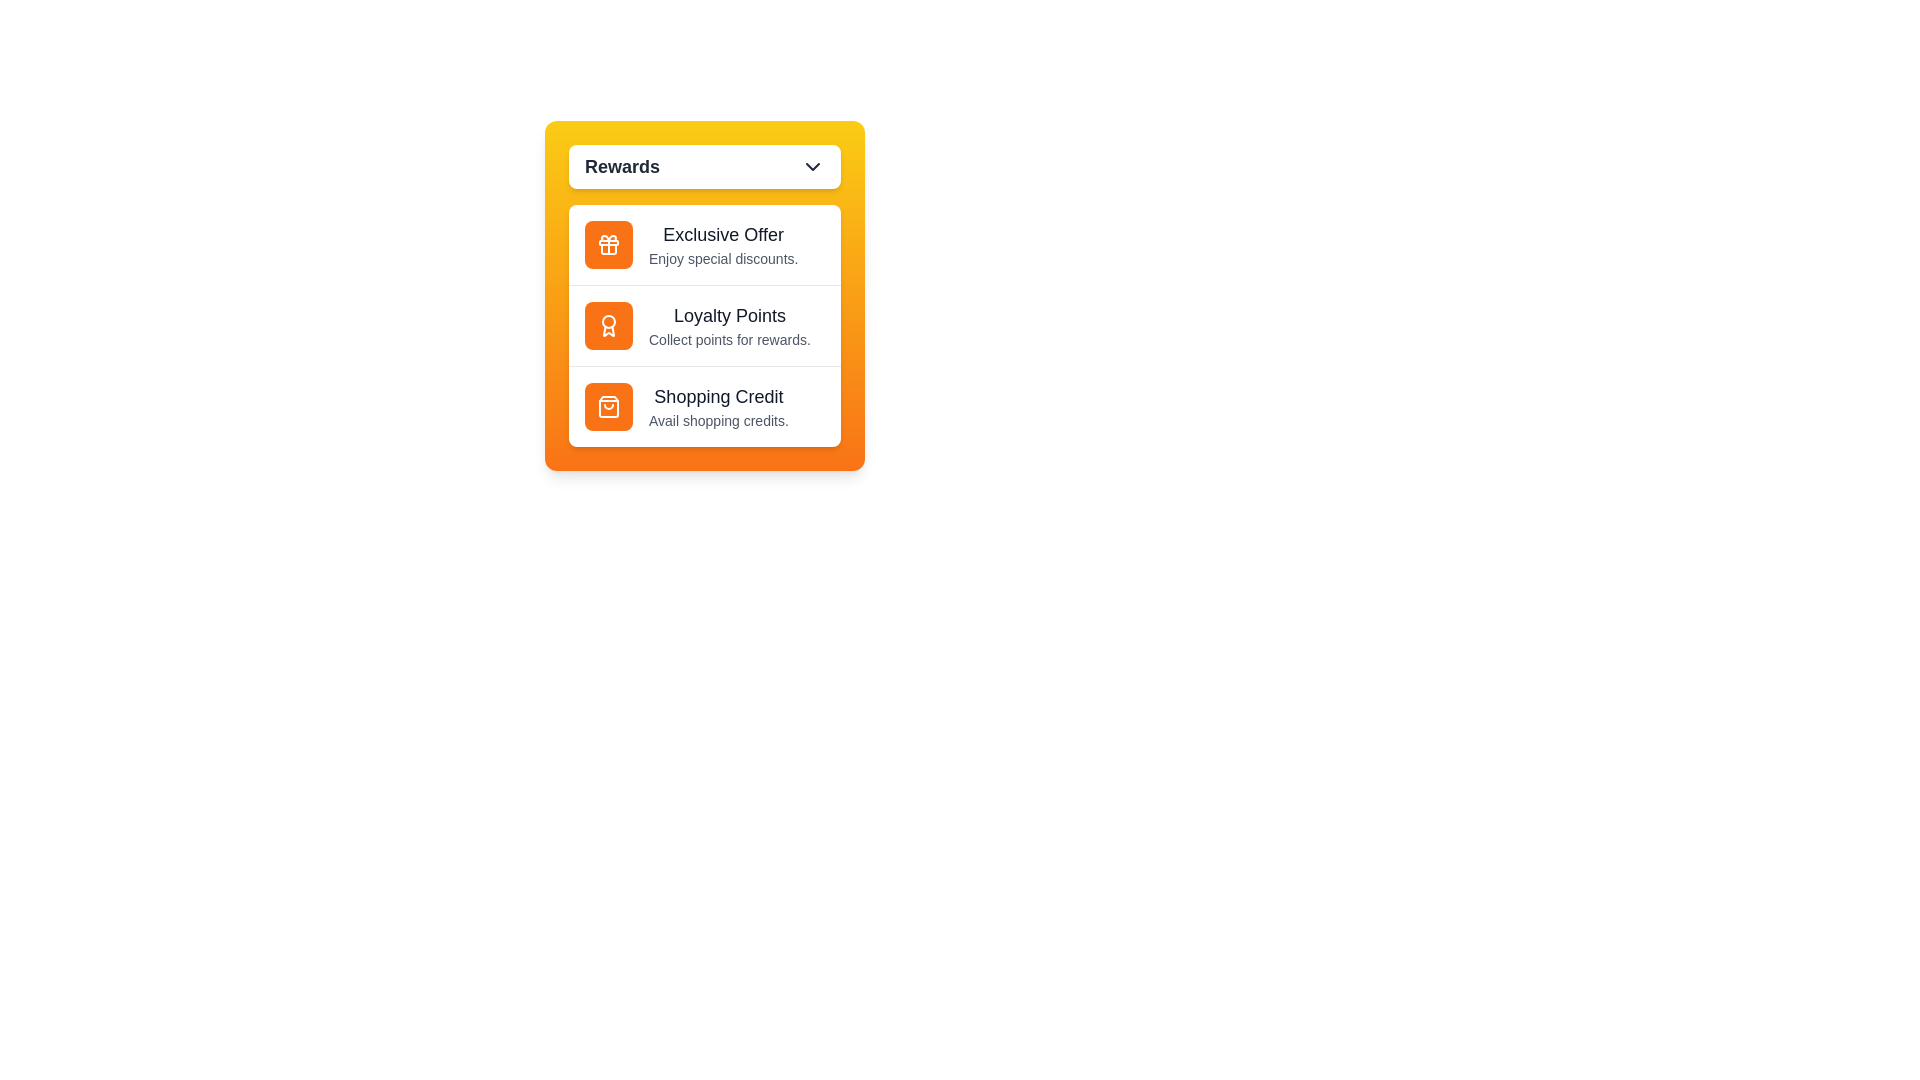 The image size is (1920, 1080). I want to click on the 'Shopping Credit' icon located in the third row under the 'Rewards' heading, which serves as a visual indicator for shopping credit, so click(608, 406).